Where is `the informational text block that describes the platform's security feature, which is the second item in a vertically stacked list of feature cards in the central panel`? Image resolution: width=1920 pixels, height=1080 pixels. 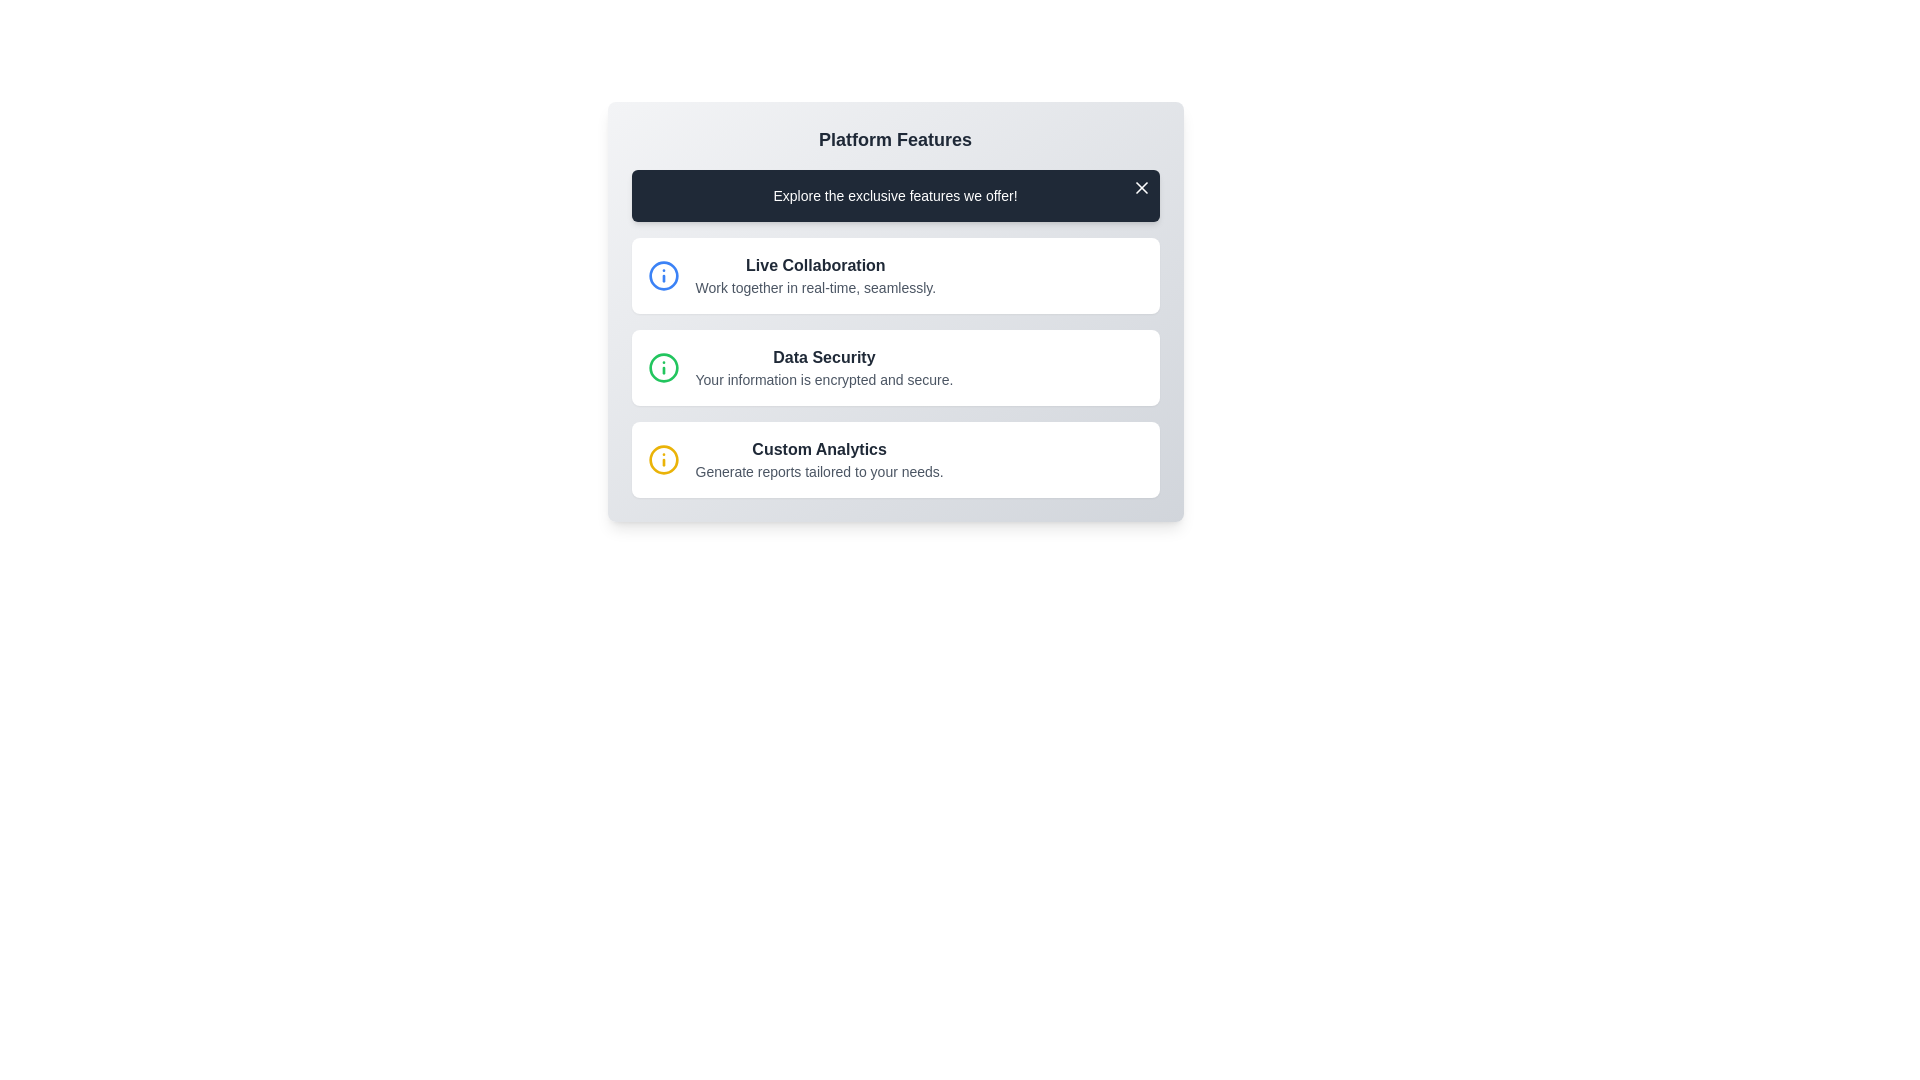
the informational text block that describes the platform's security feature, which is the second item in a vertically stacked list of feature cards in the central panel is located at coordinates (824, 367).